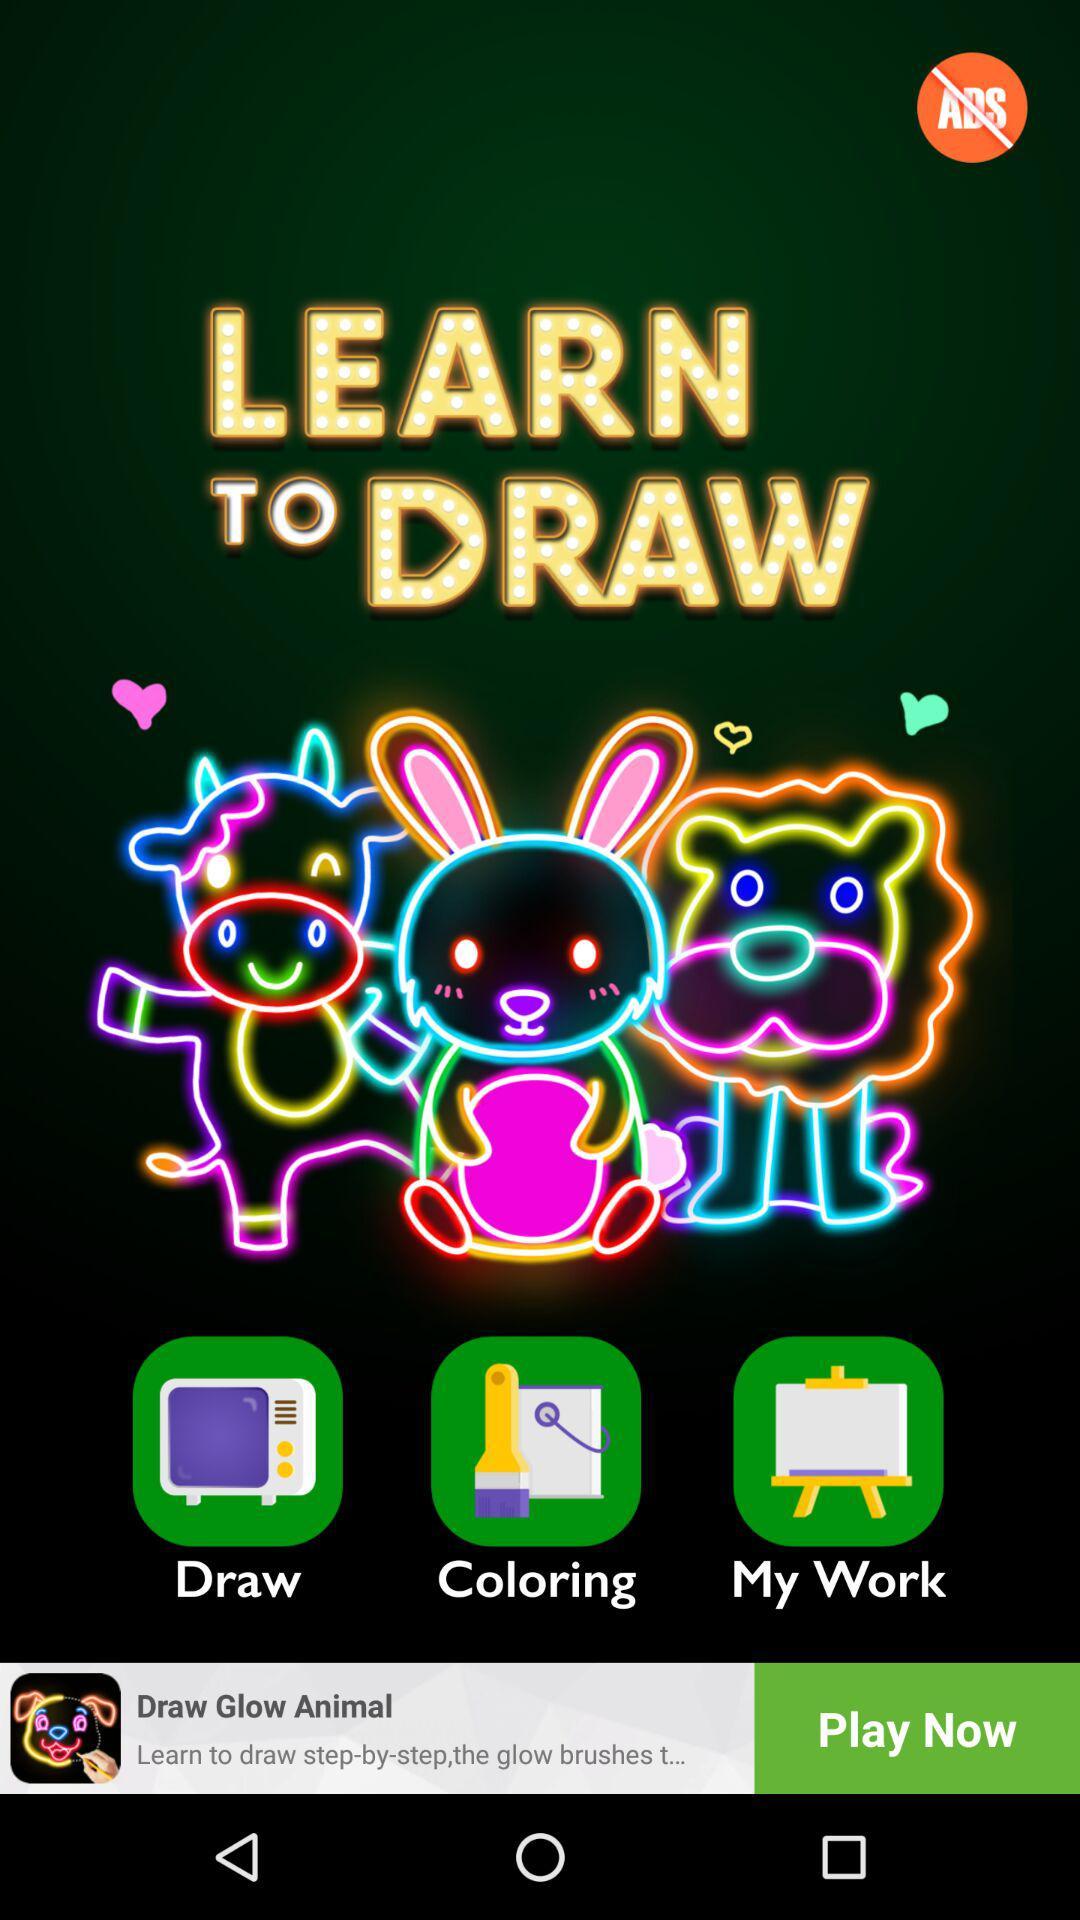 This screenshot has width=1080, height=1920. Describe the element at coordinates (535, 1441) in the screenshot. I see `erase the image` at that location.